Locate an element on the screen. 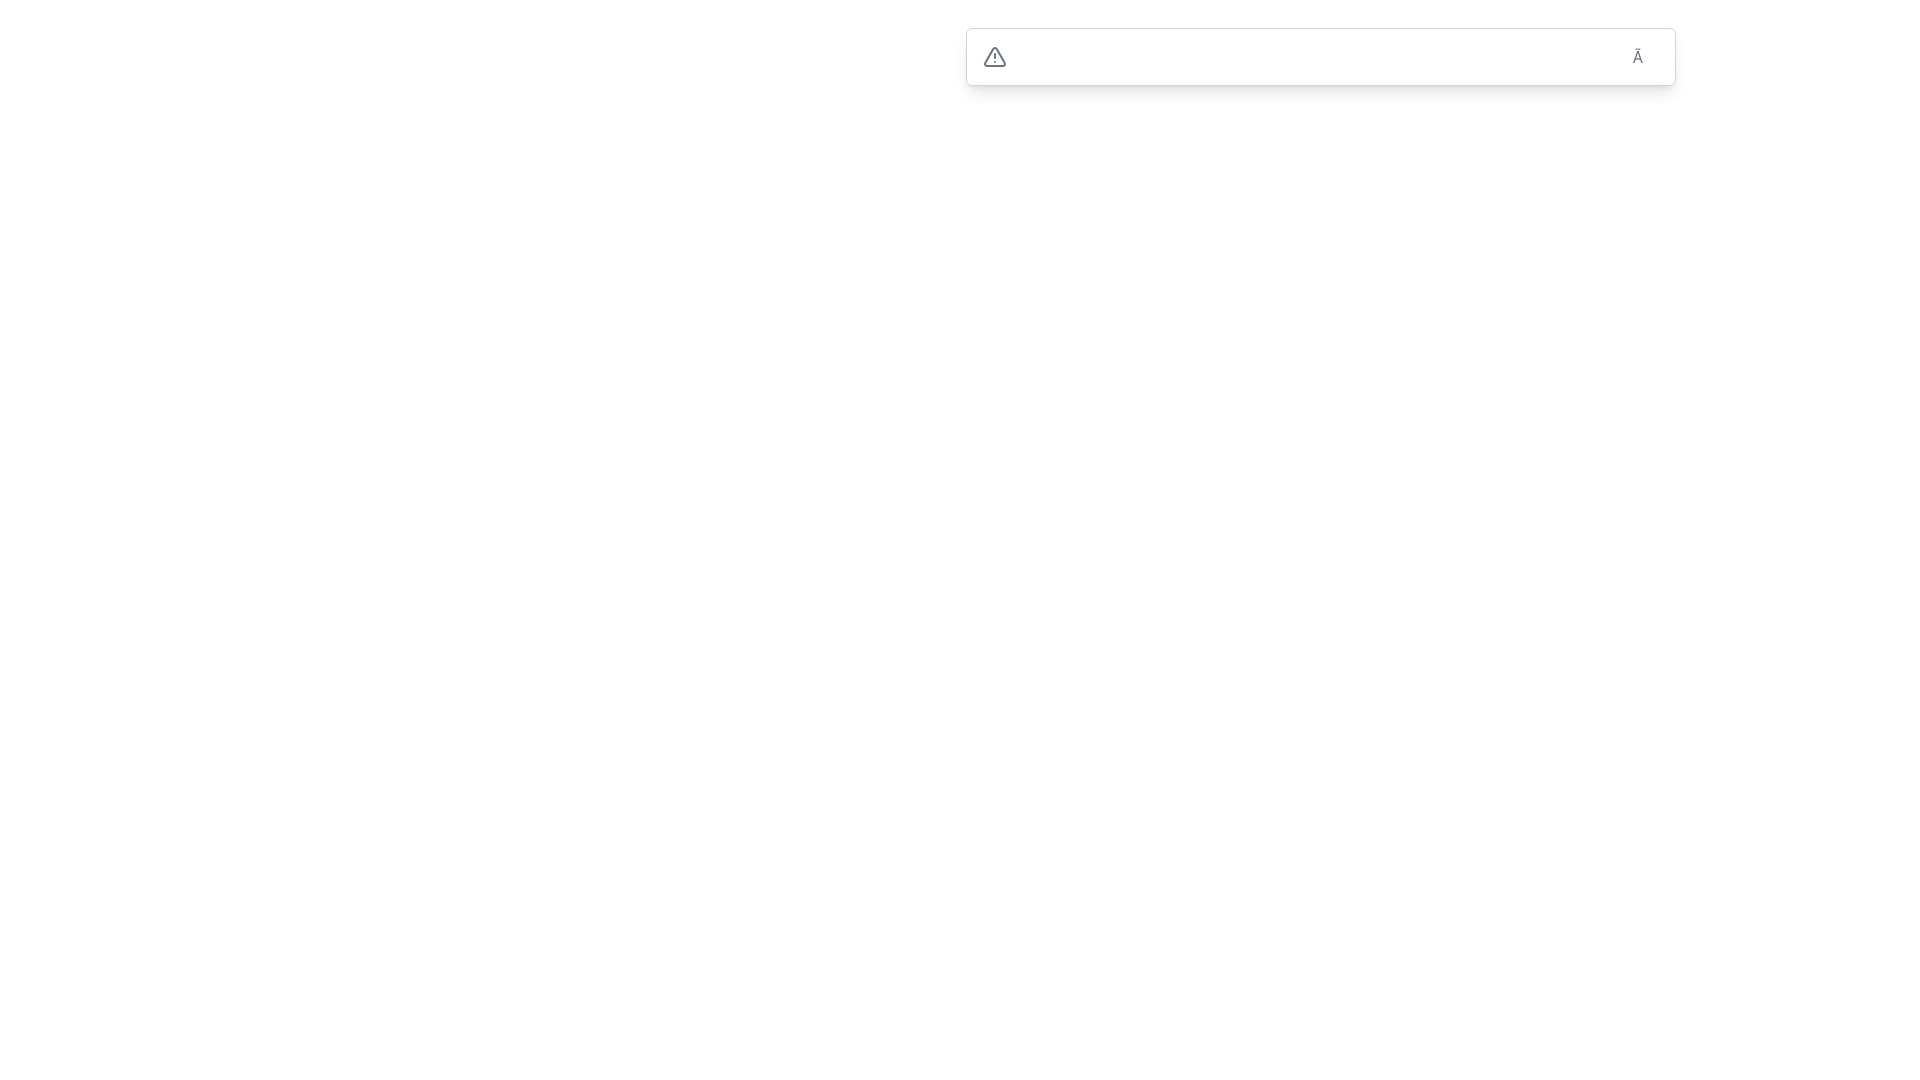 The image size is (1920, 1080). the close button located in the upper-right corner of the alert box is located at coordinates (1645, 56).